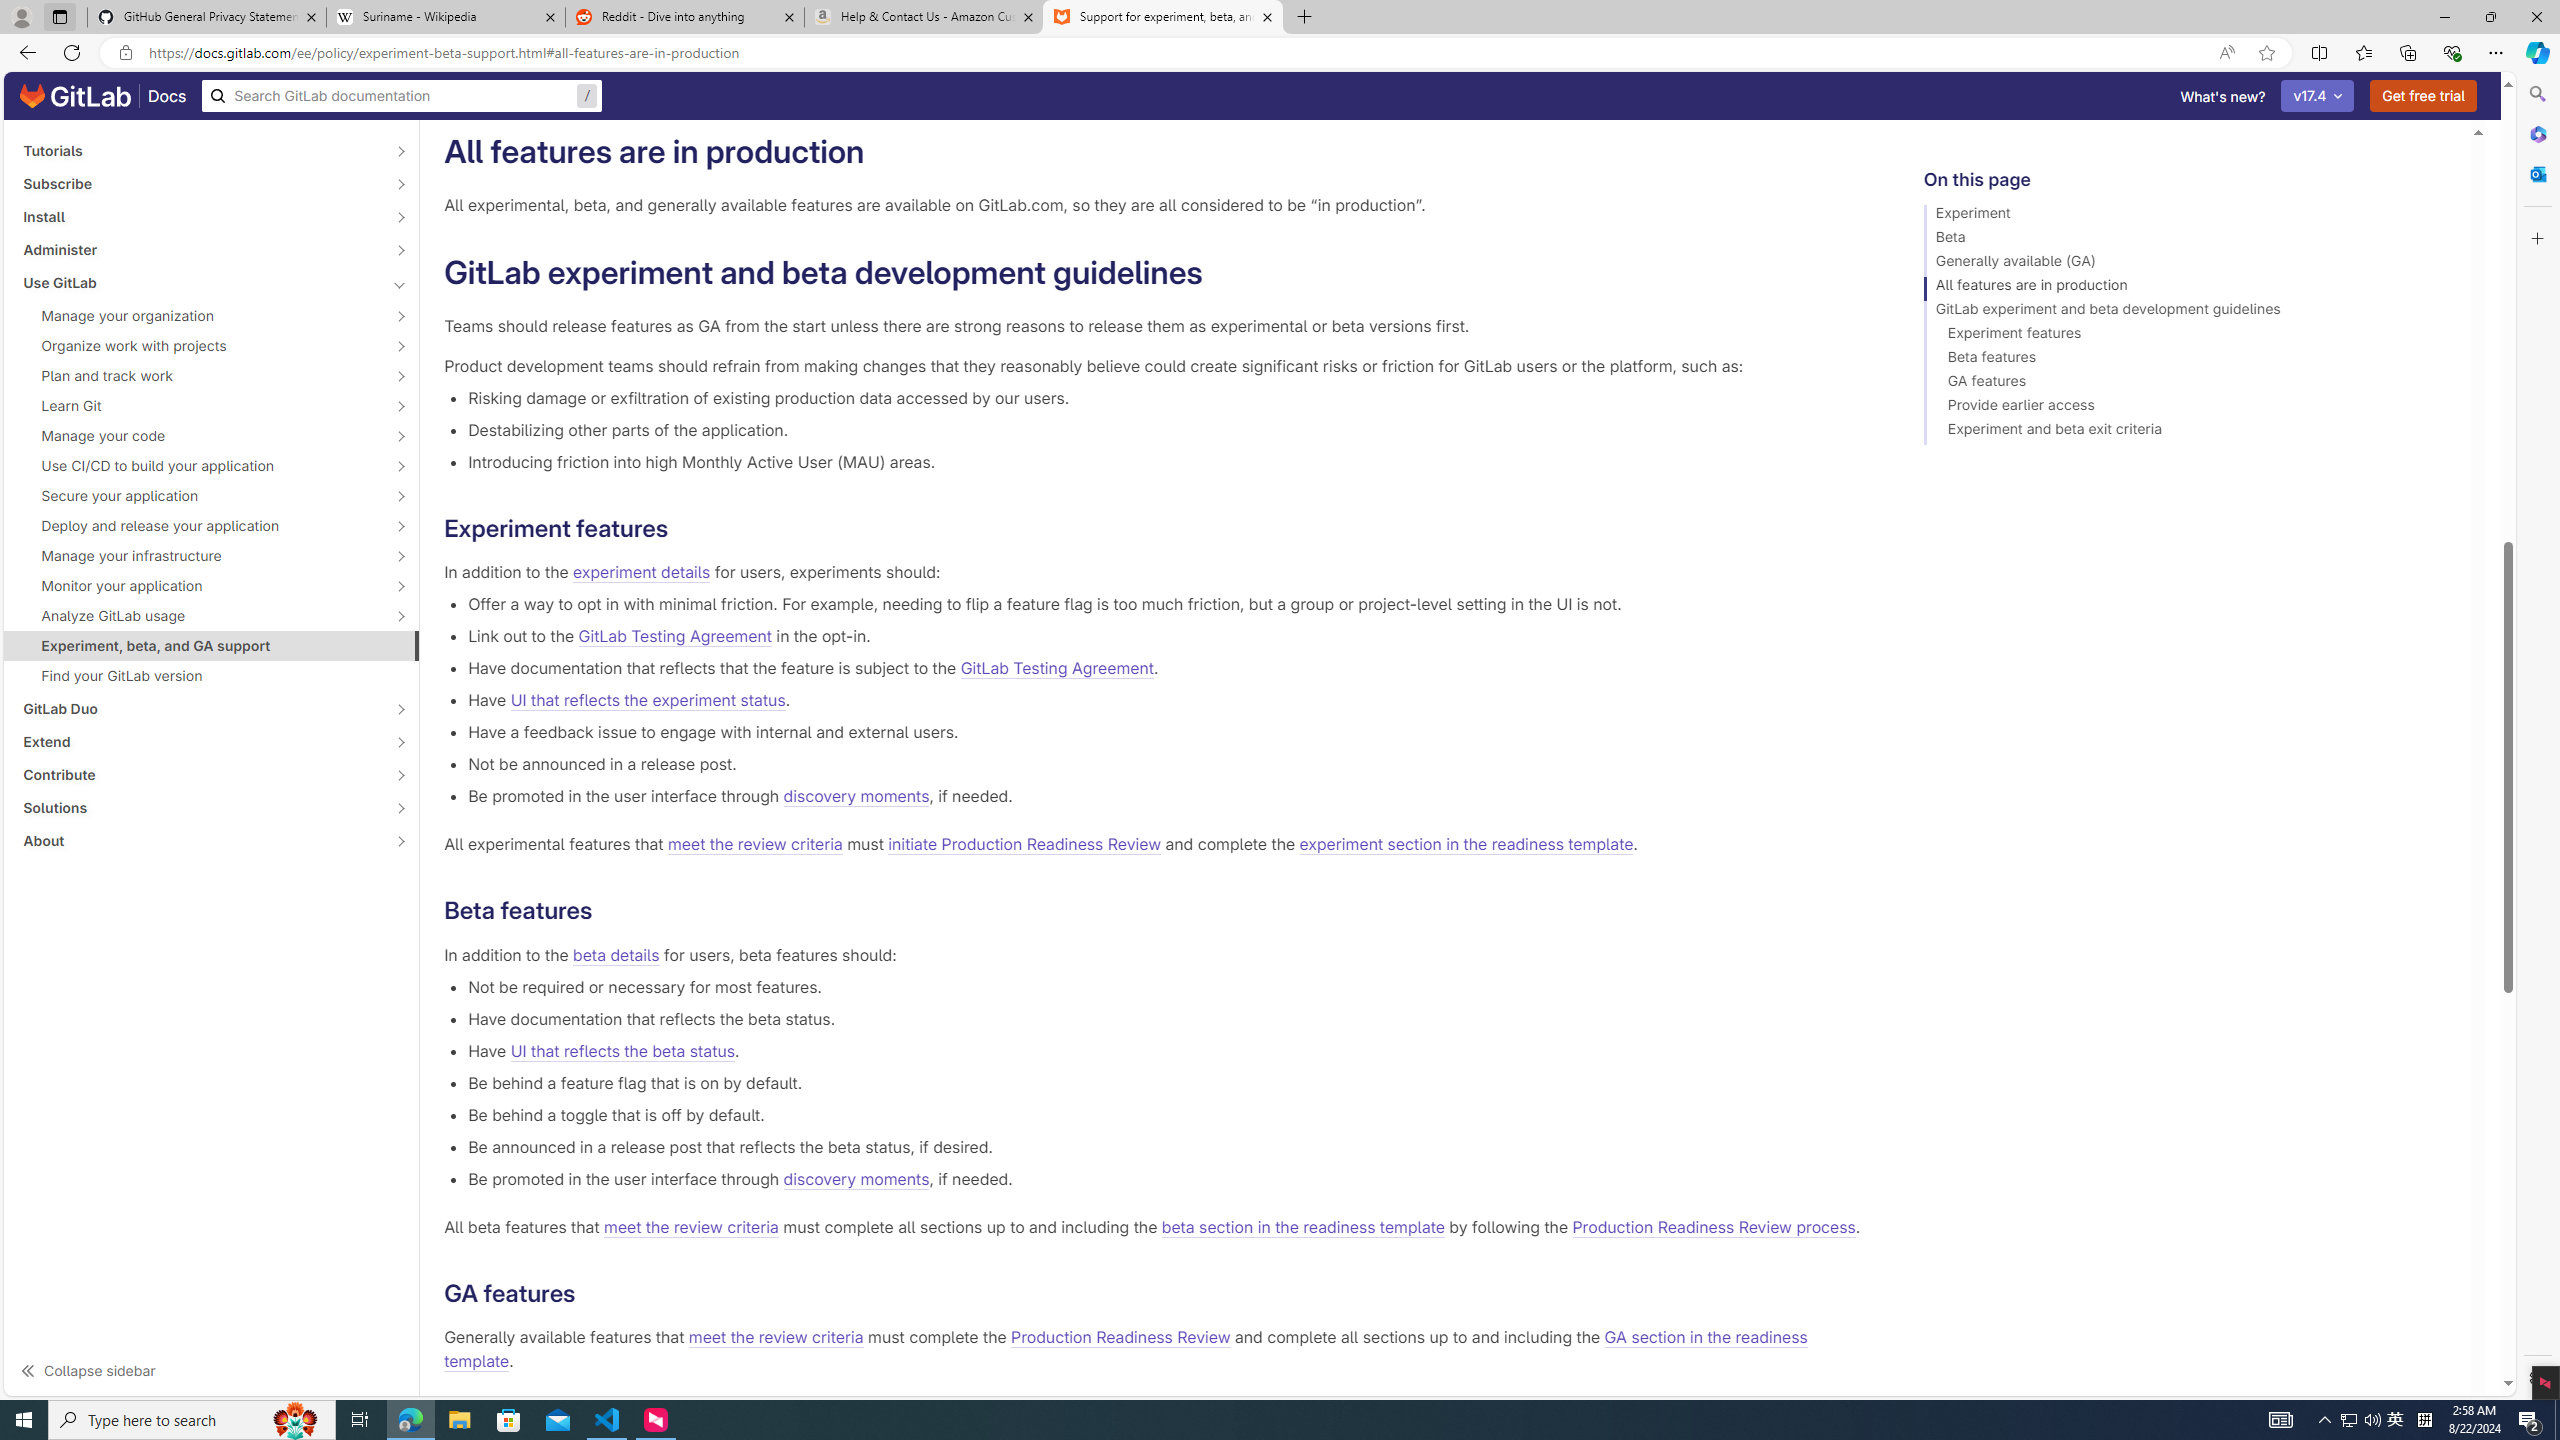 The image size is (2560, 1440). What do you see at coordinates (647, 700) in the screenshot?
I see `'UI that reflects the experiment status'` at bounding box center [647, 700].